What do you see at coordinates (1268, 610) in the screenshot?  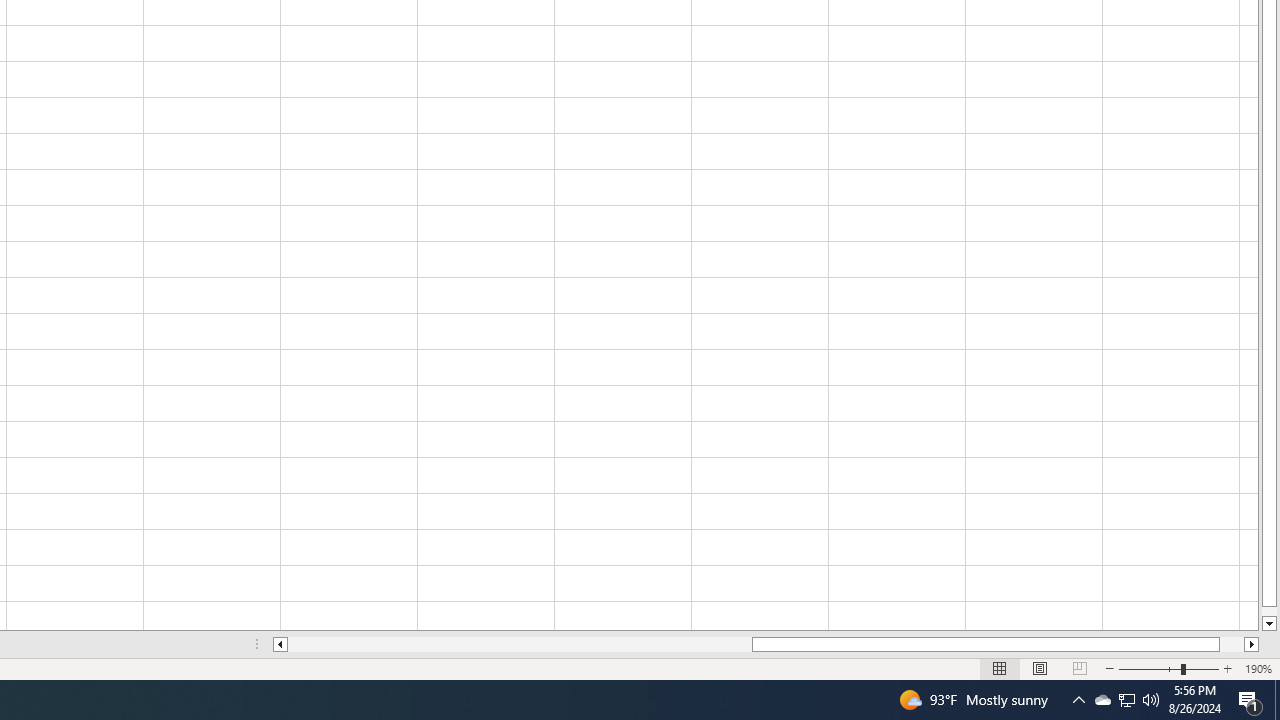 I see `'Page down'` at bounding box center [1268, 610].